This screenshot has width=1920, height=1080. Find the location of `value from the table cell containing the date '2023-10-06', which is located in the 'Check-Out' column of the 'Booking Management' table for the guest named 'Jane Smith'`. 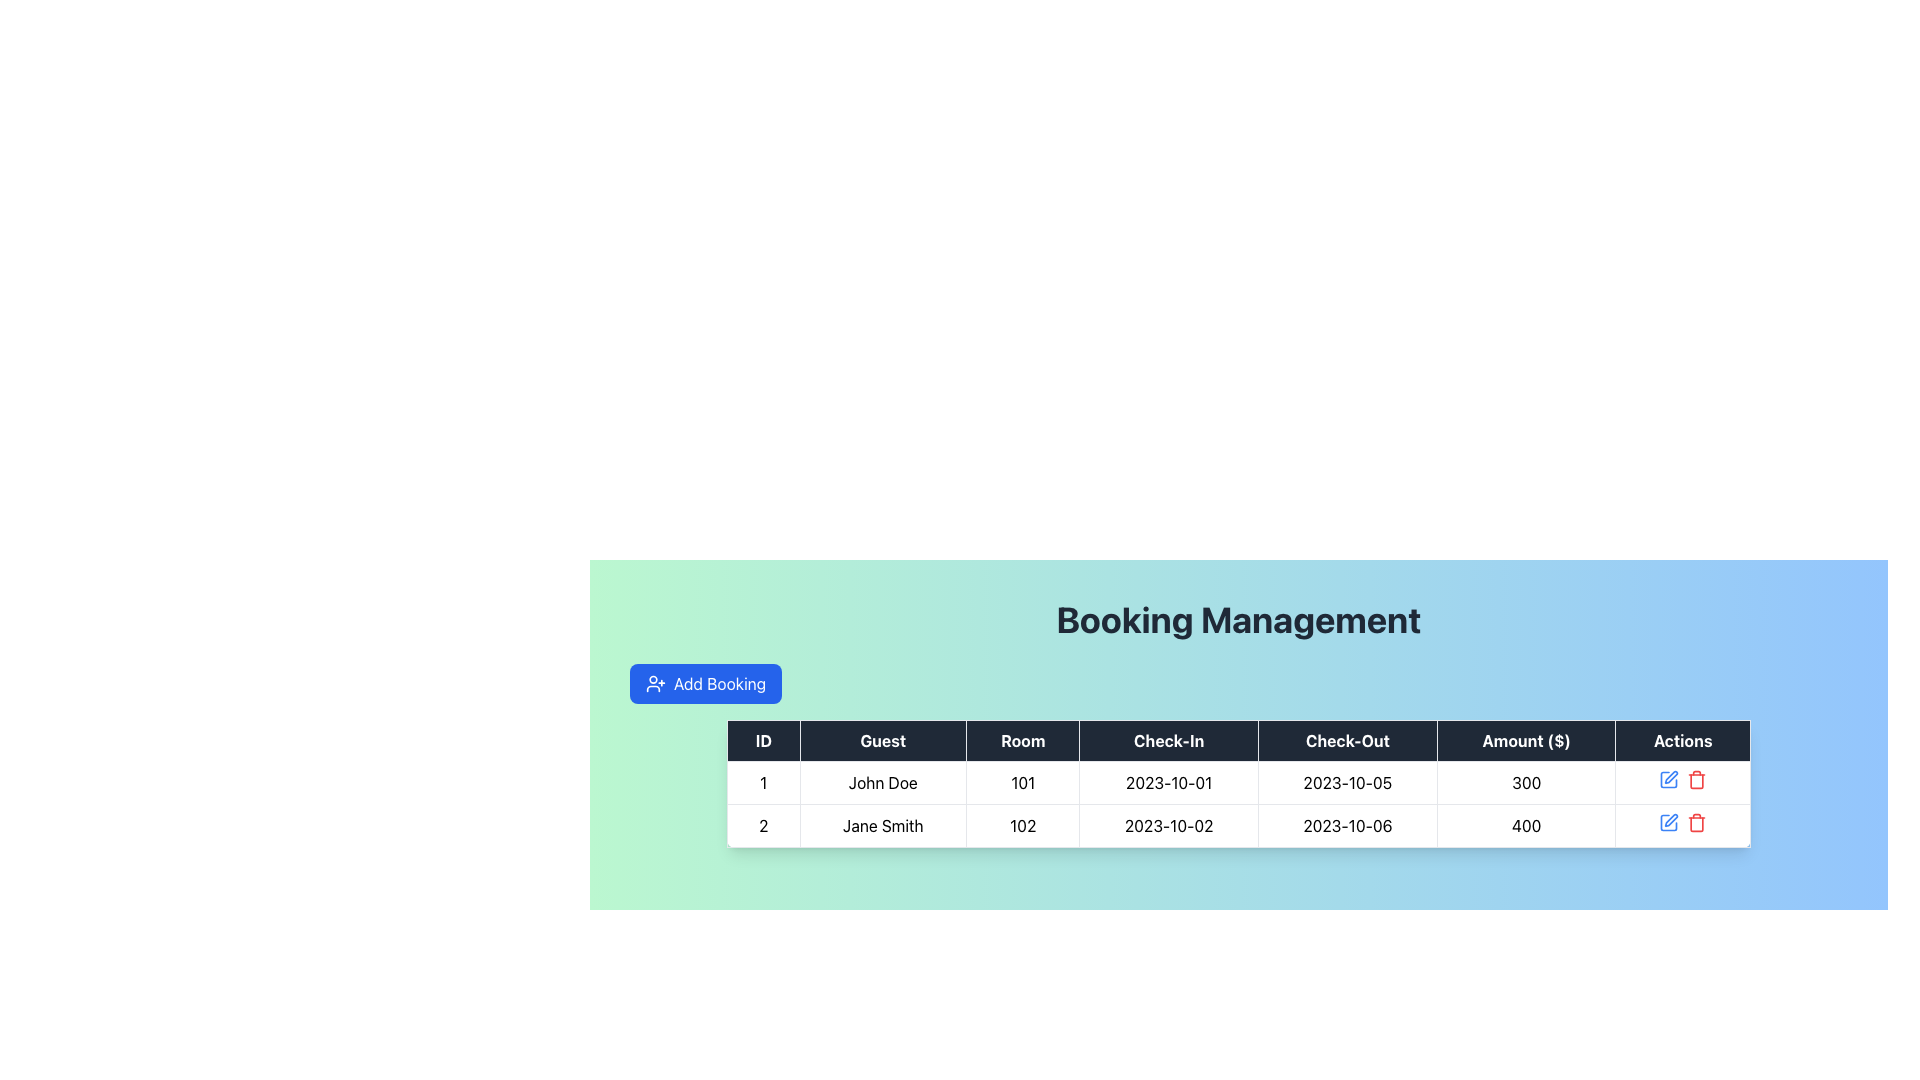

value from the table cell containing the date '2023-10-06', which is located in the 'Check-Out' column of the 'Booking Management' table for the guest named 'Jane Smith' is located at coordinates (1347, 825).